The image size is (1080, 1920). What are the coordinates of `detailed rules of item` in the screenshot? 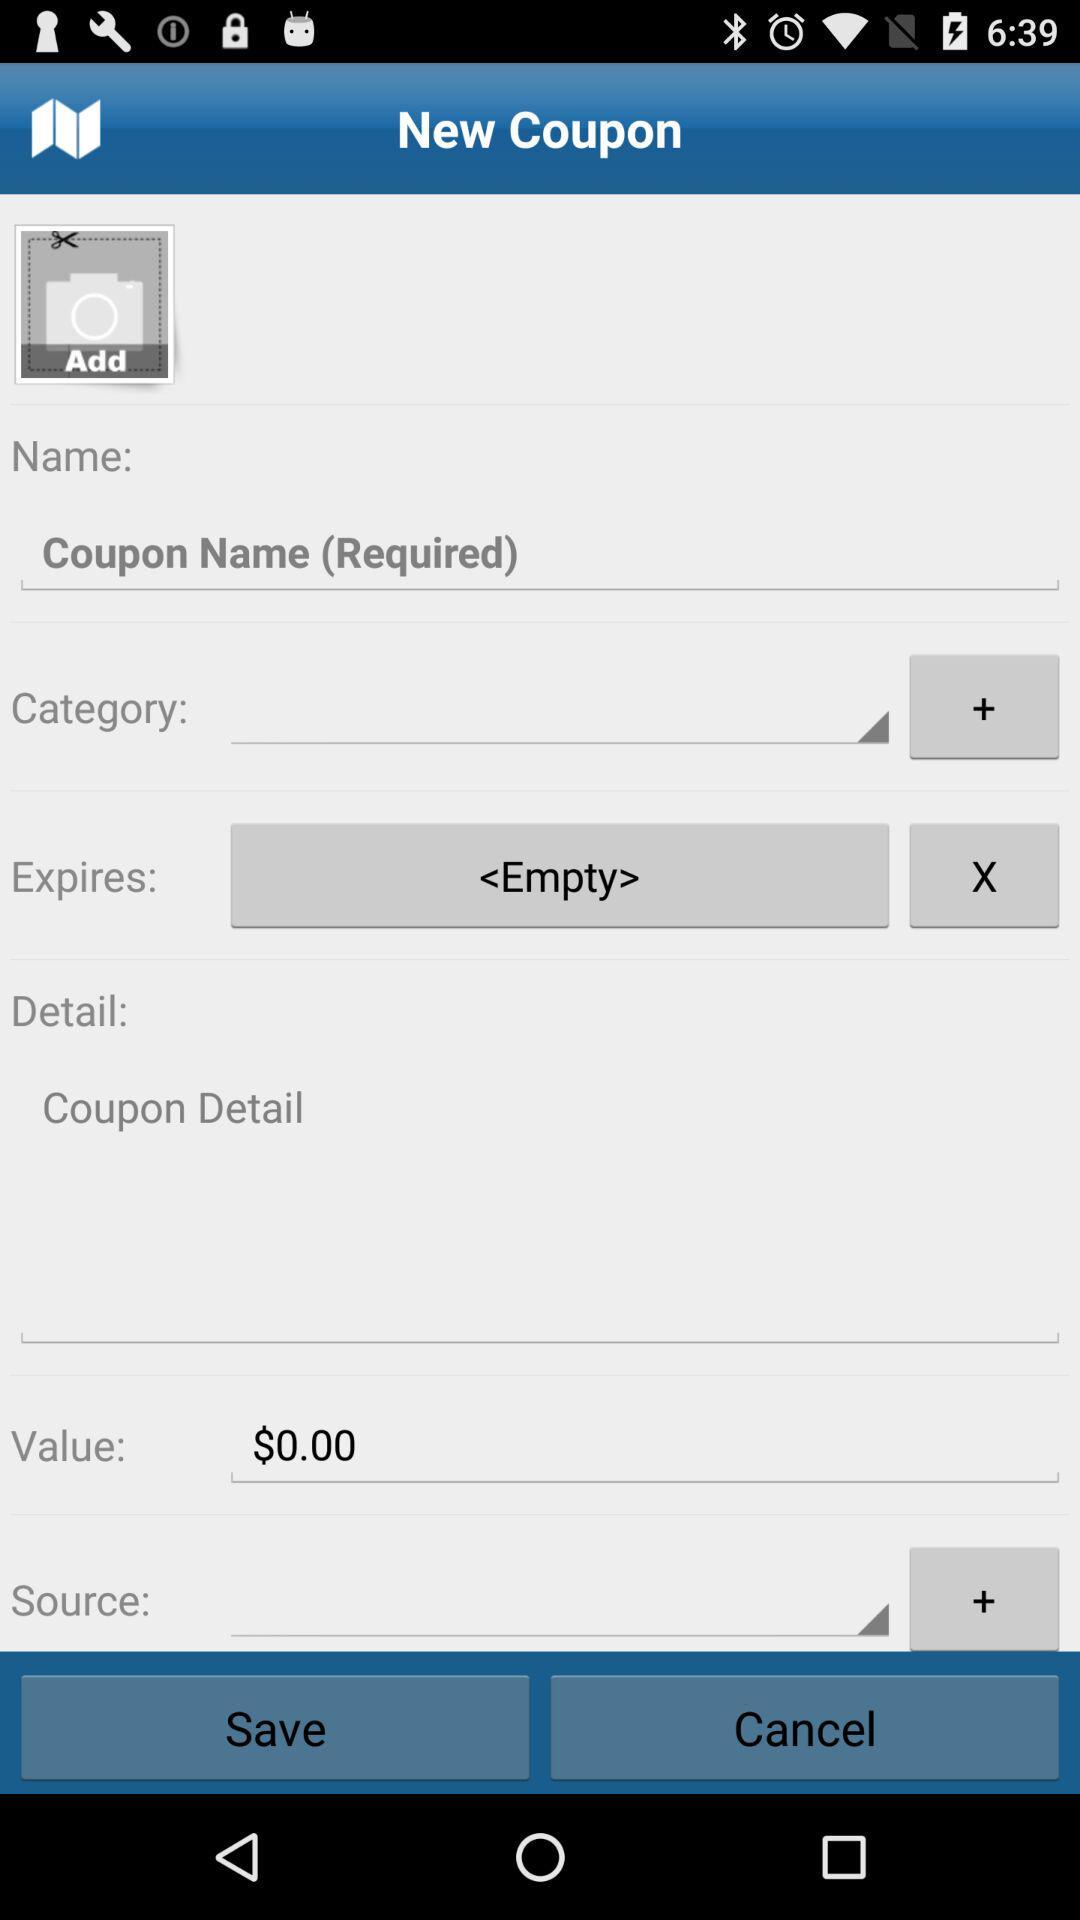 It's located at (540, 1205).